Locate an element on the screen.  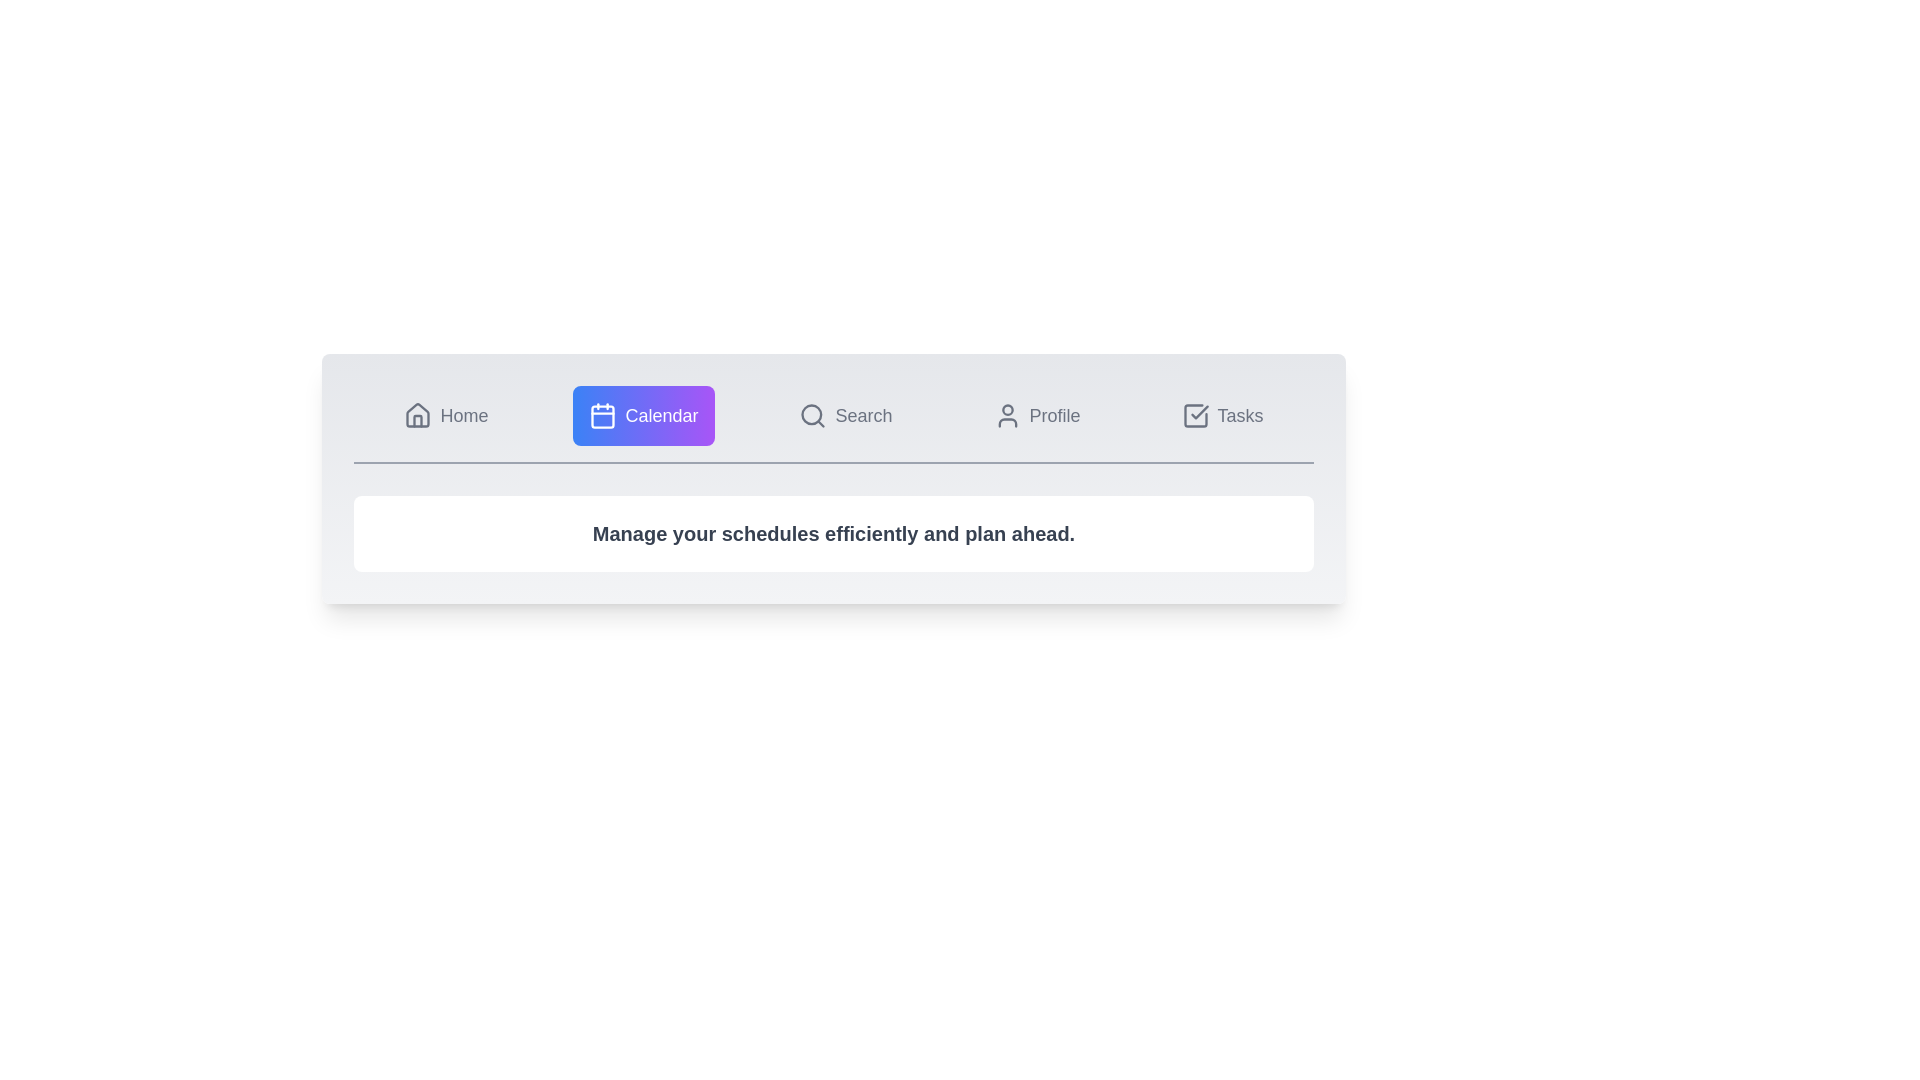
the Tasks tab is located at coordinates (1221, 415).